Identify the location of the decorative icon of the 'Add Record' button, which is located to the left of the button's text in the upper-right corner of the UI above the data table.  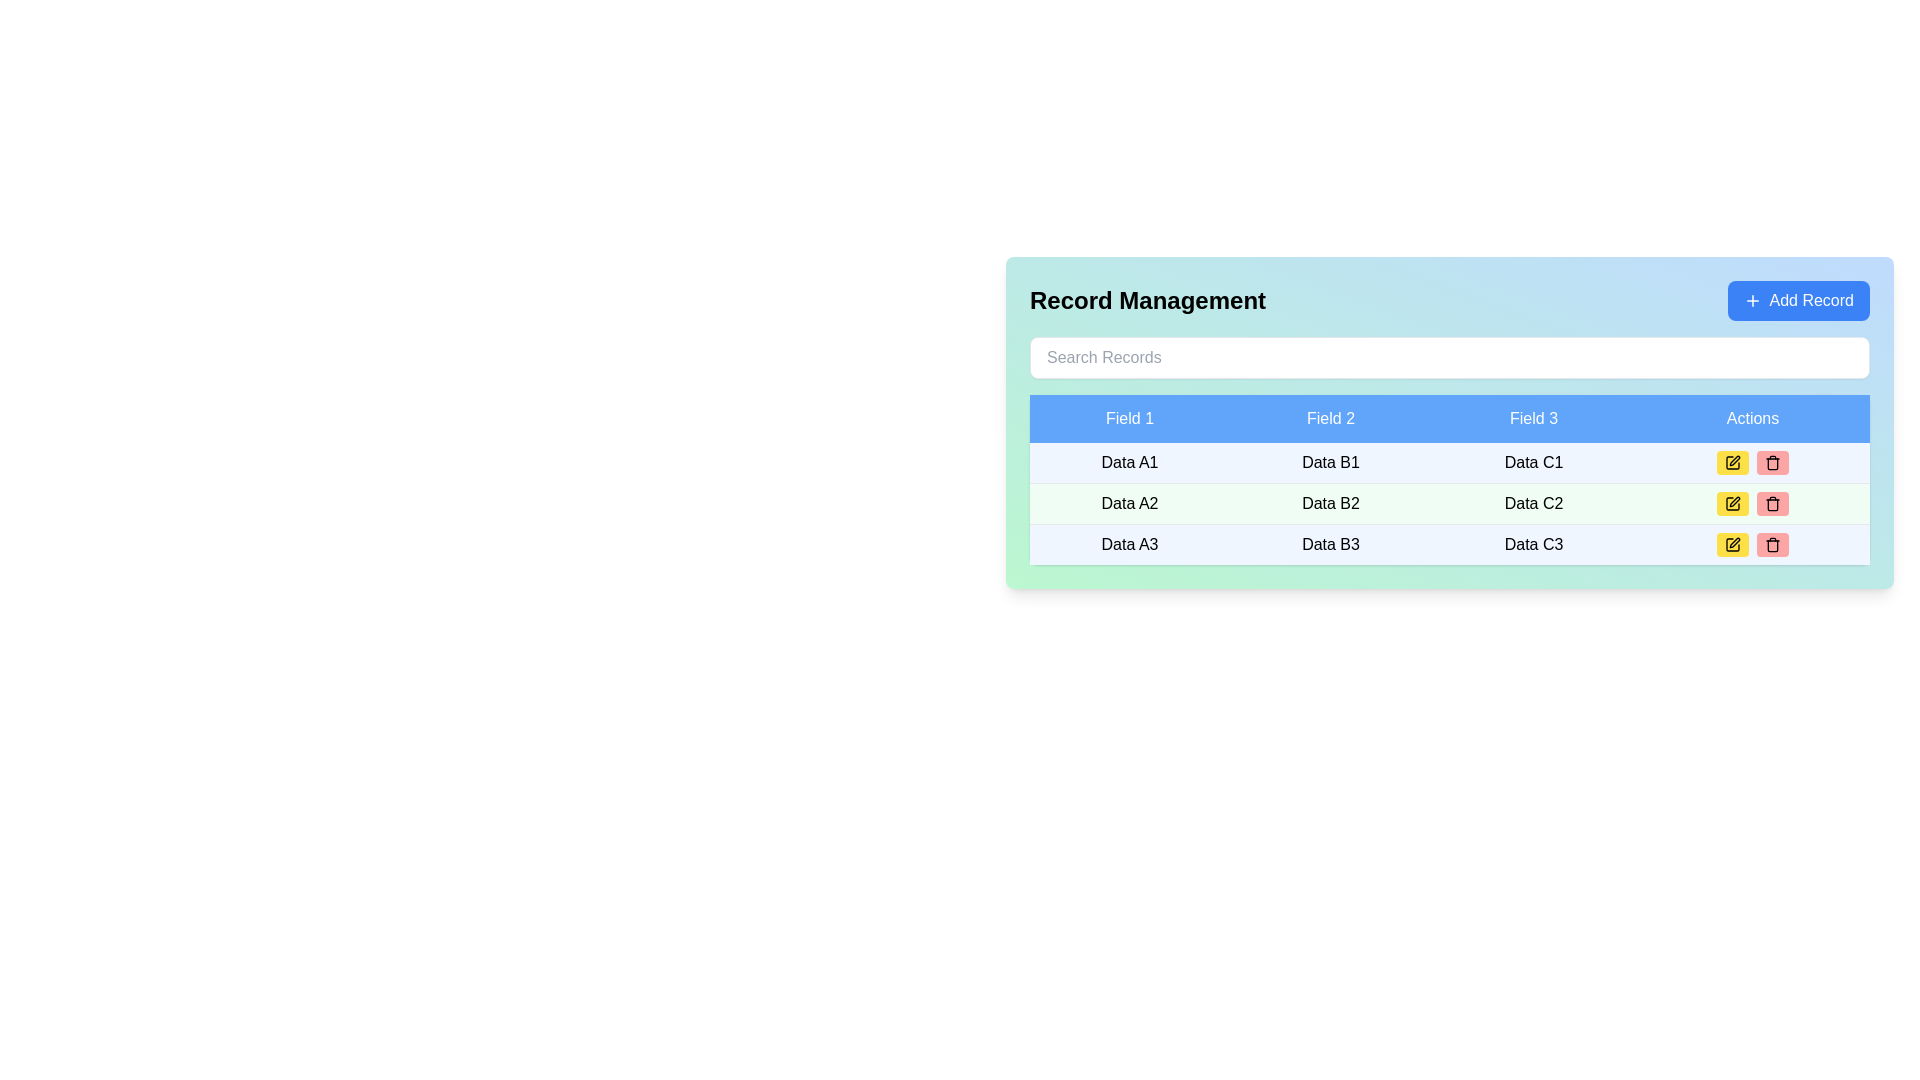
(1751, 300).